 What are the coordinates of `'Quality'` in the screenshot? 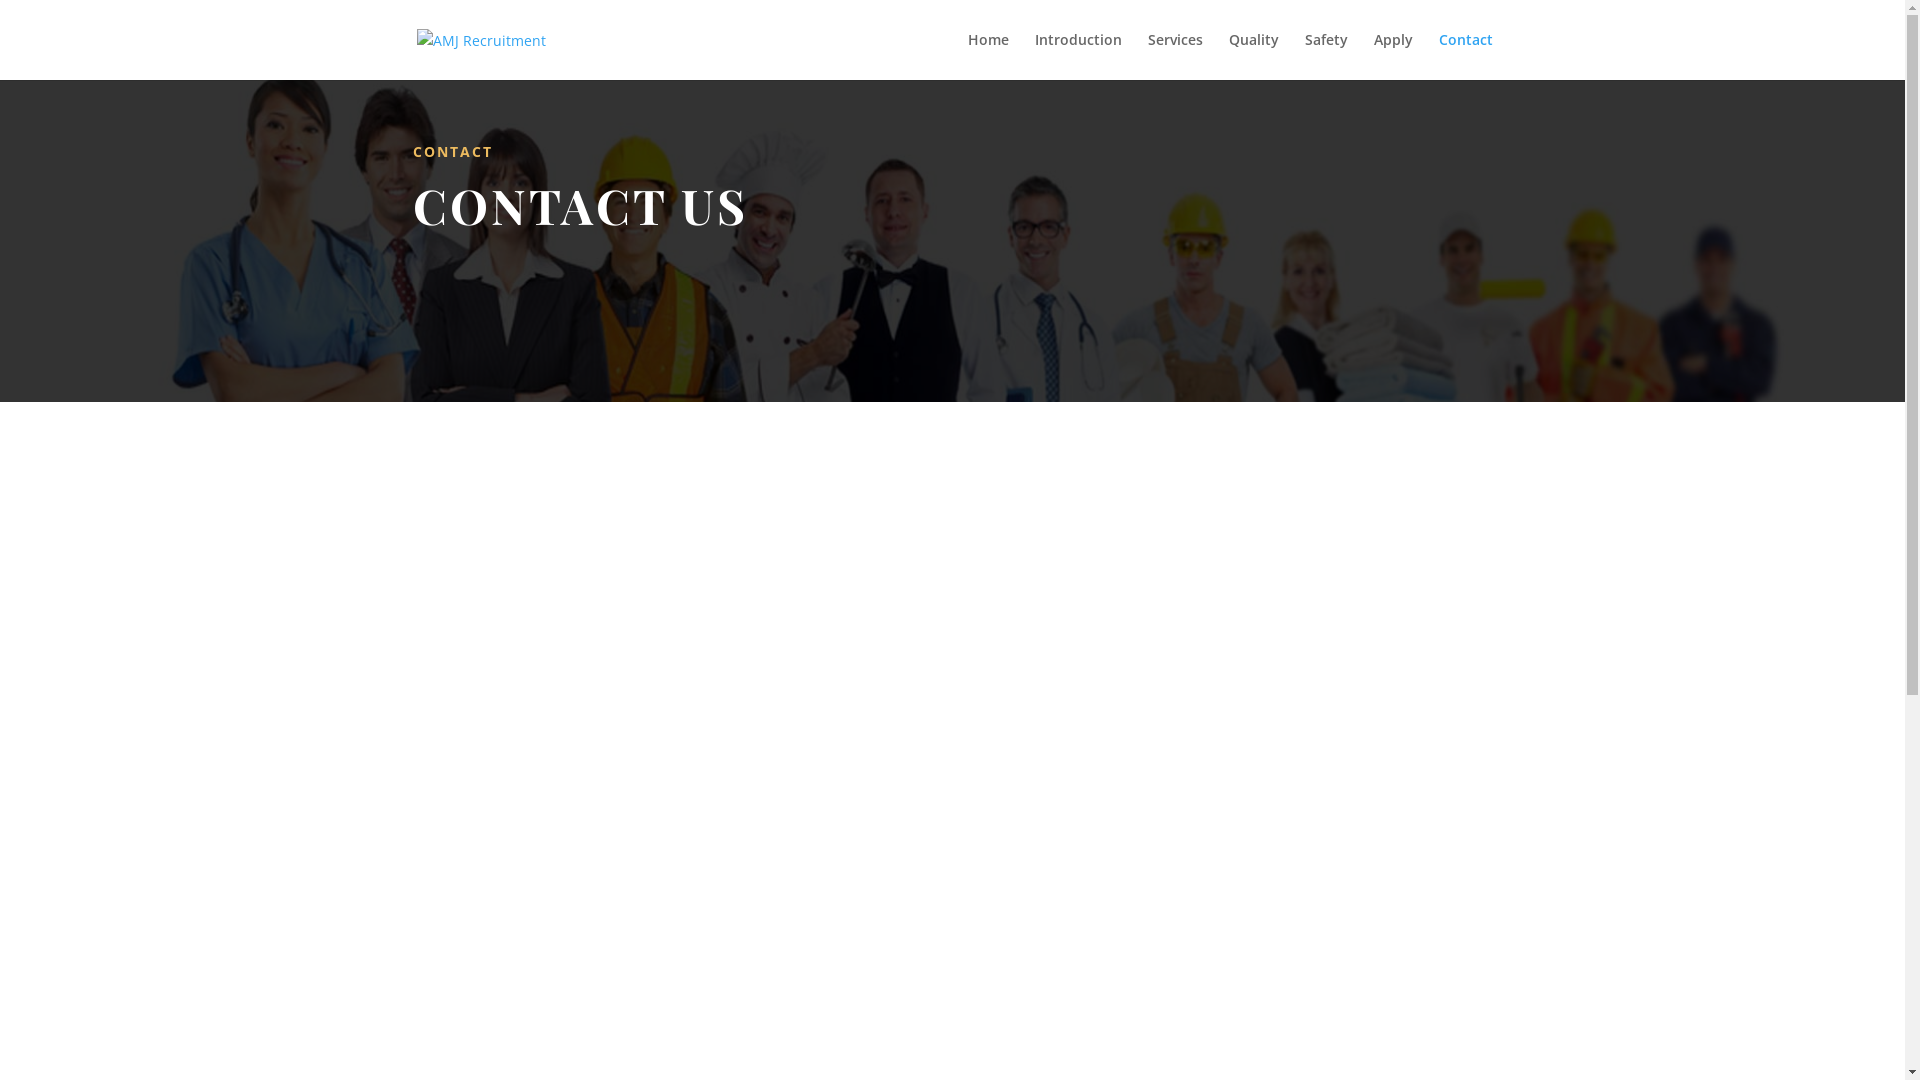 It's located at (1251, 55).